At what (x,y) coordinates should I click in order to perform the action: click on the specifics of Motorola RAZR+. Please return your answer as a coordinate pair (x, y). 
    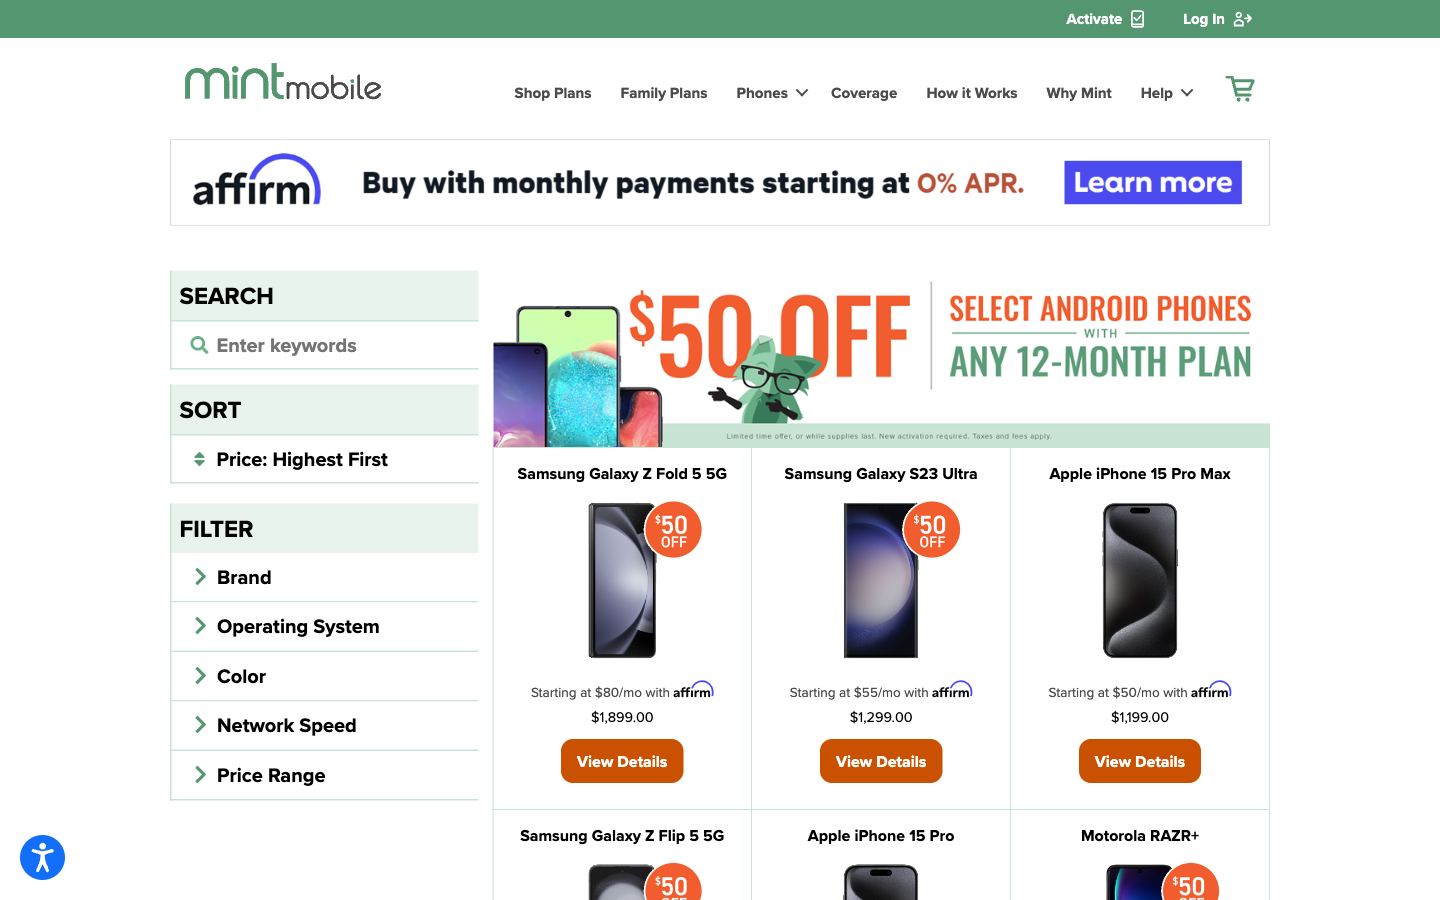
    Looking at the image, I should click on (1139, 835).